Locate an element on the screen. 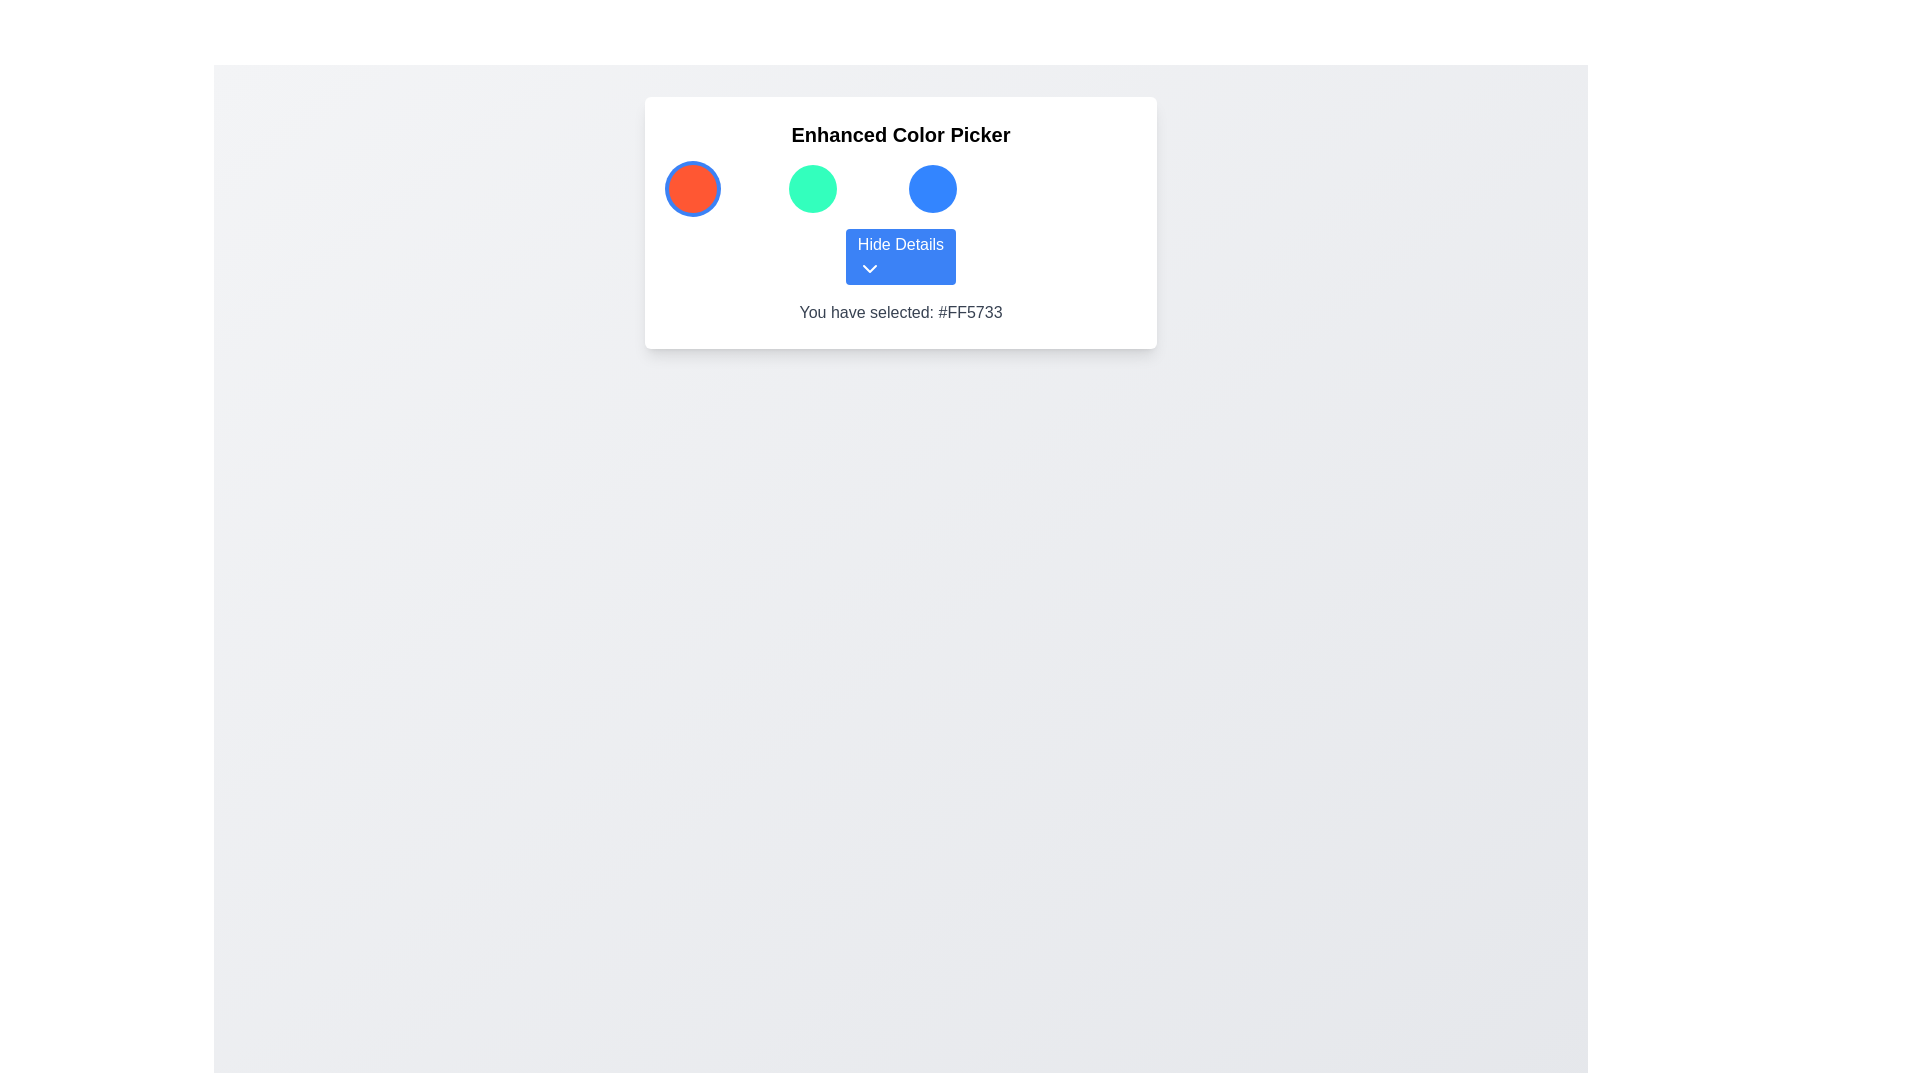  the vibrant orange-red circular button with a blue border located at the top-left corner of a row of three similar circular elements is located at coordinates (692, 189).